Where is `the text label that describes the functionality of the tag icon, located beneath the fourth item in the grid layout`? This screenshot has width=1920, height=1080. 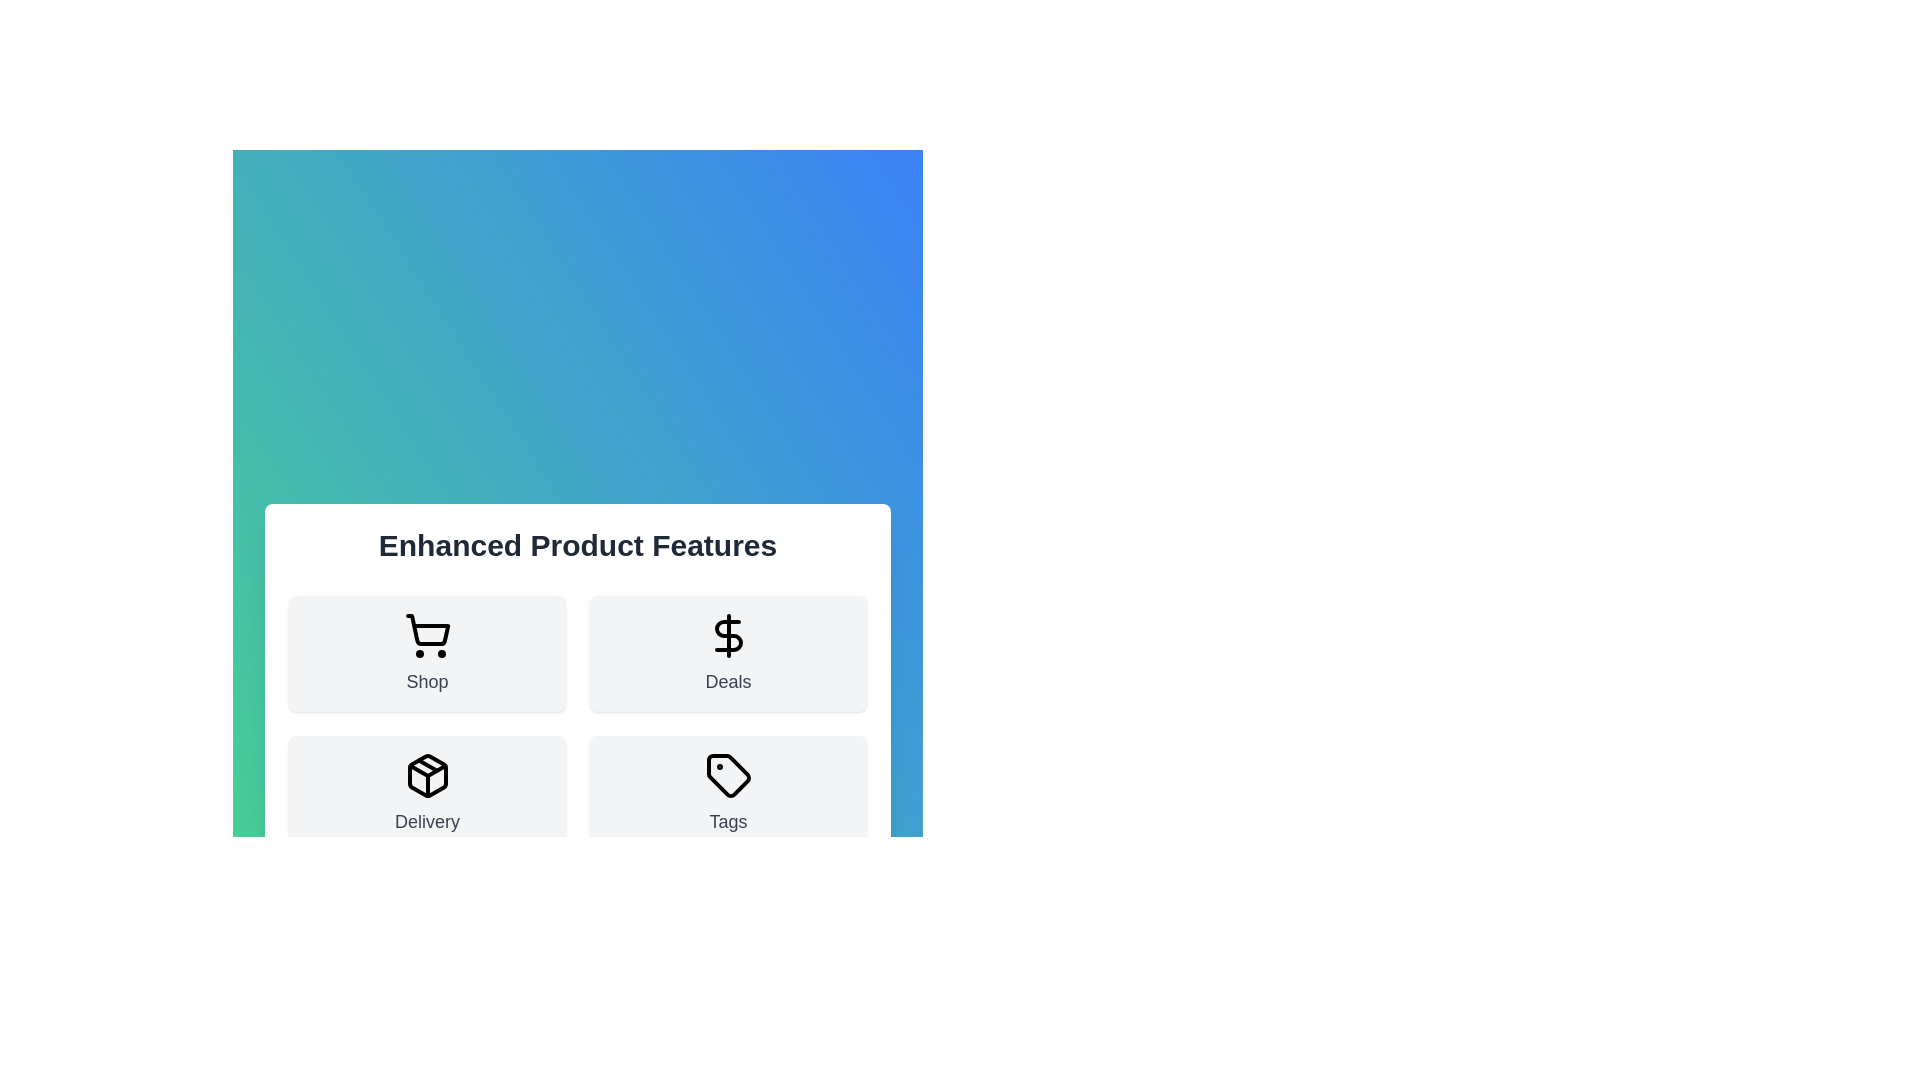 the text label that describes the functionality of the tag icon, located beneath the fourth item in the grid layout is located at coordinates (727, 821).